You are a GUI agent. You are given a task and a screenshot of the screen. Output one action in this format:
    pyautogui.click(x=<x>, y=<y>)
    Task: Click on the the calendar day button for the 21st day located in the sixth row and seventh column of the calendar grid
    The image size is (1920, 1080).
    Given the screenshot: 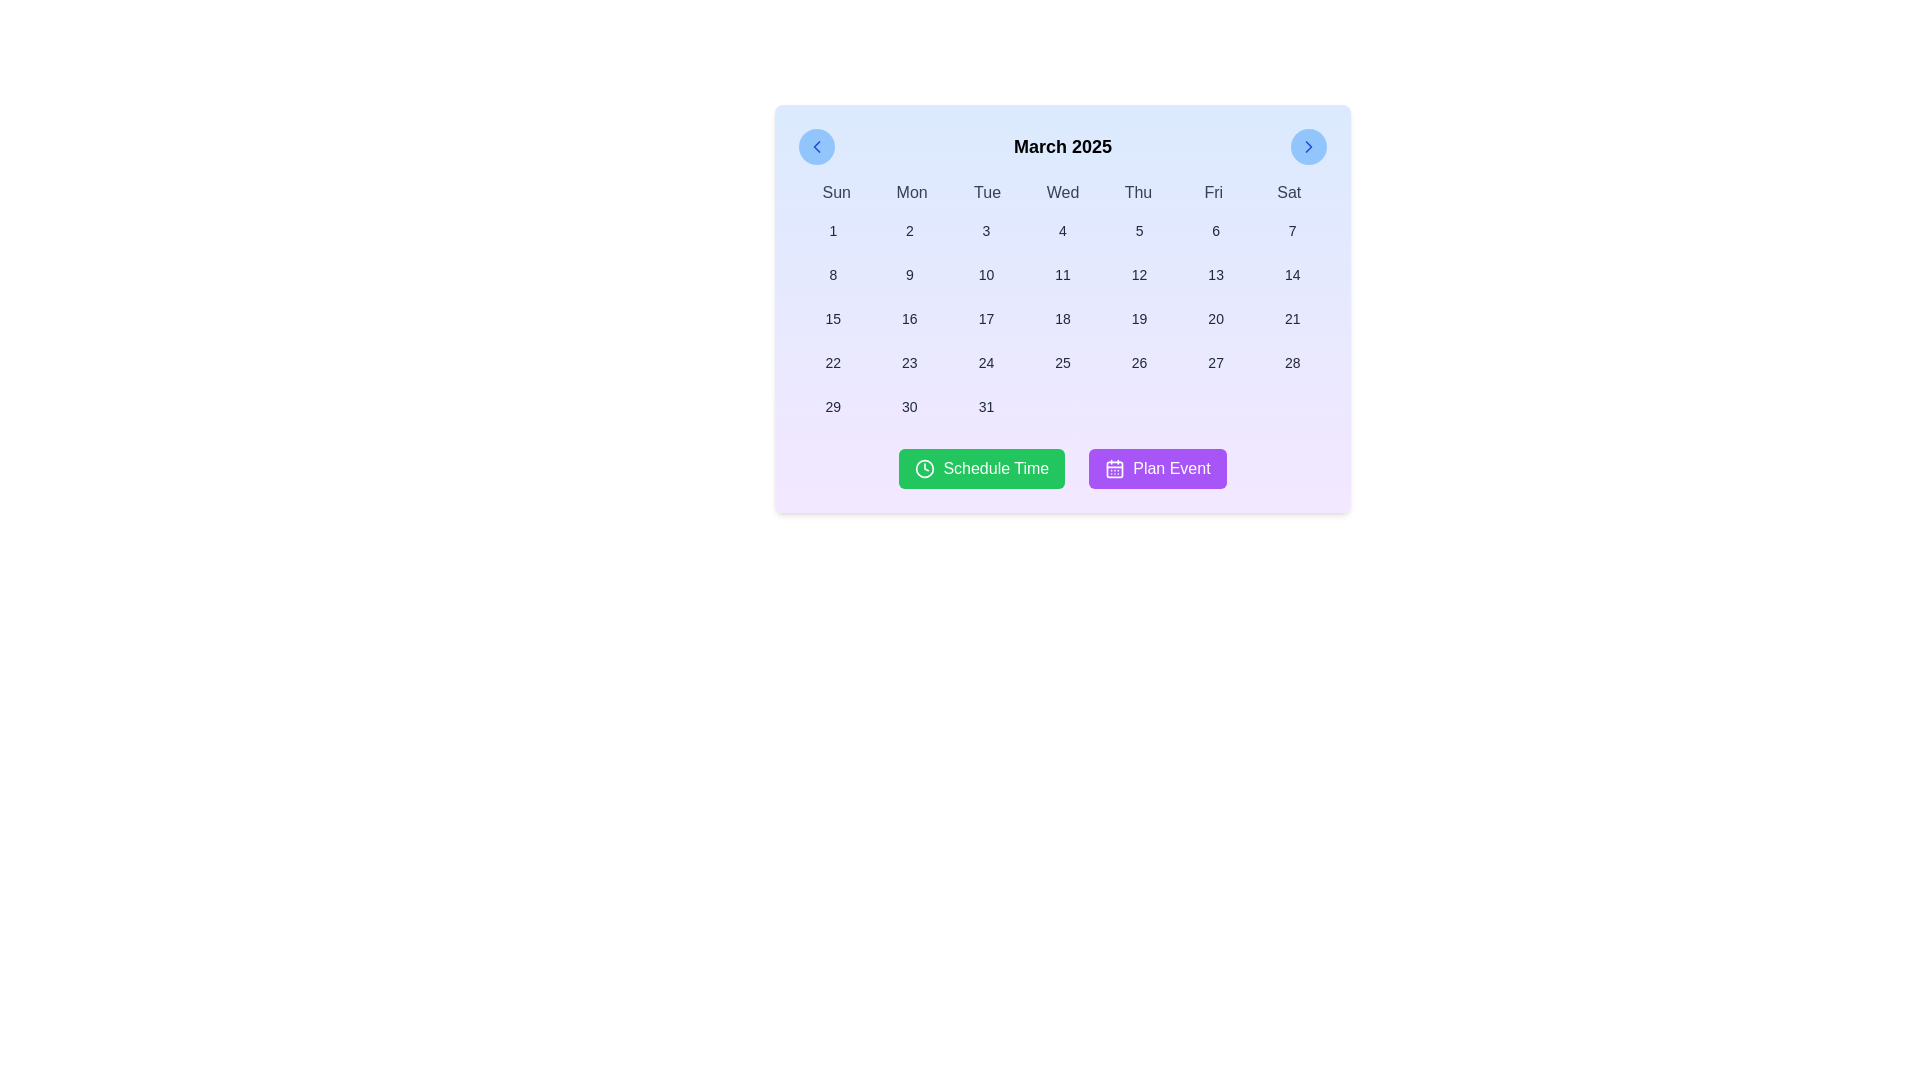 What is the action you would take?
    pyautogui.click(x=1292, y=318)
    